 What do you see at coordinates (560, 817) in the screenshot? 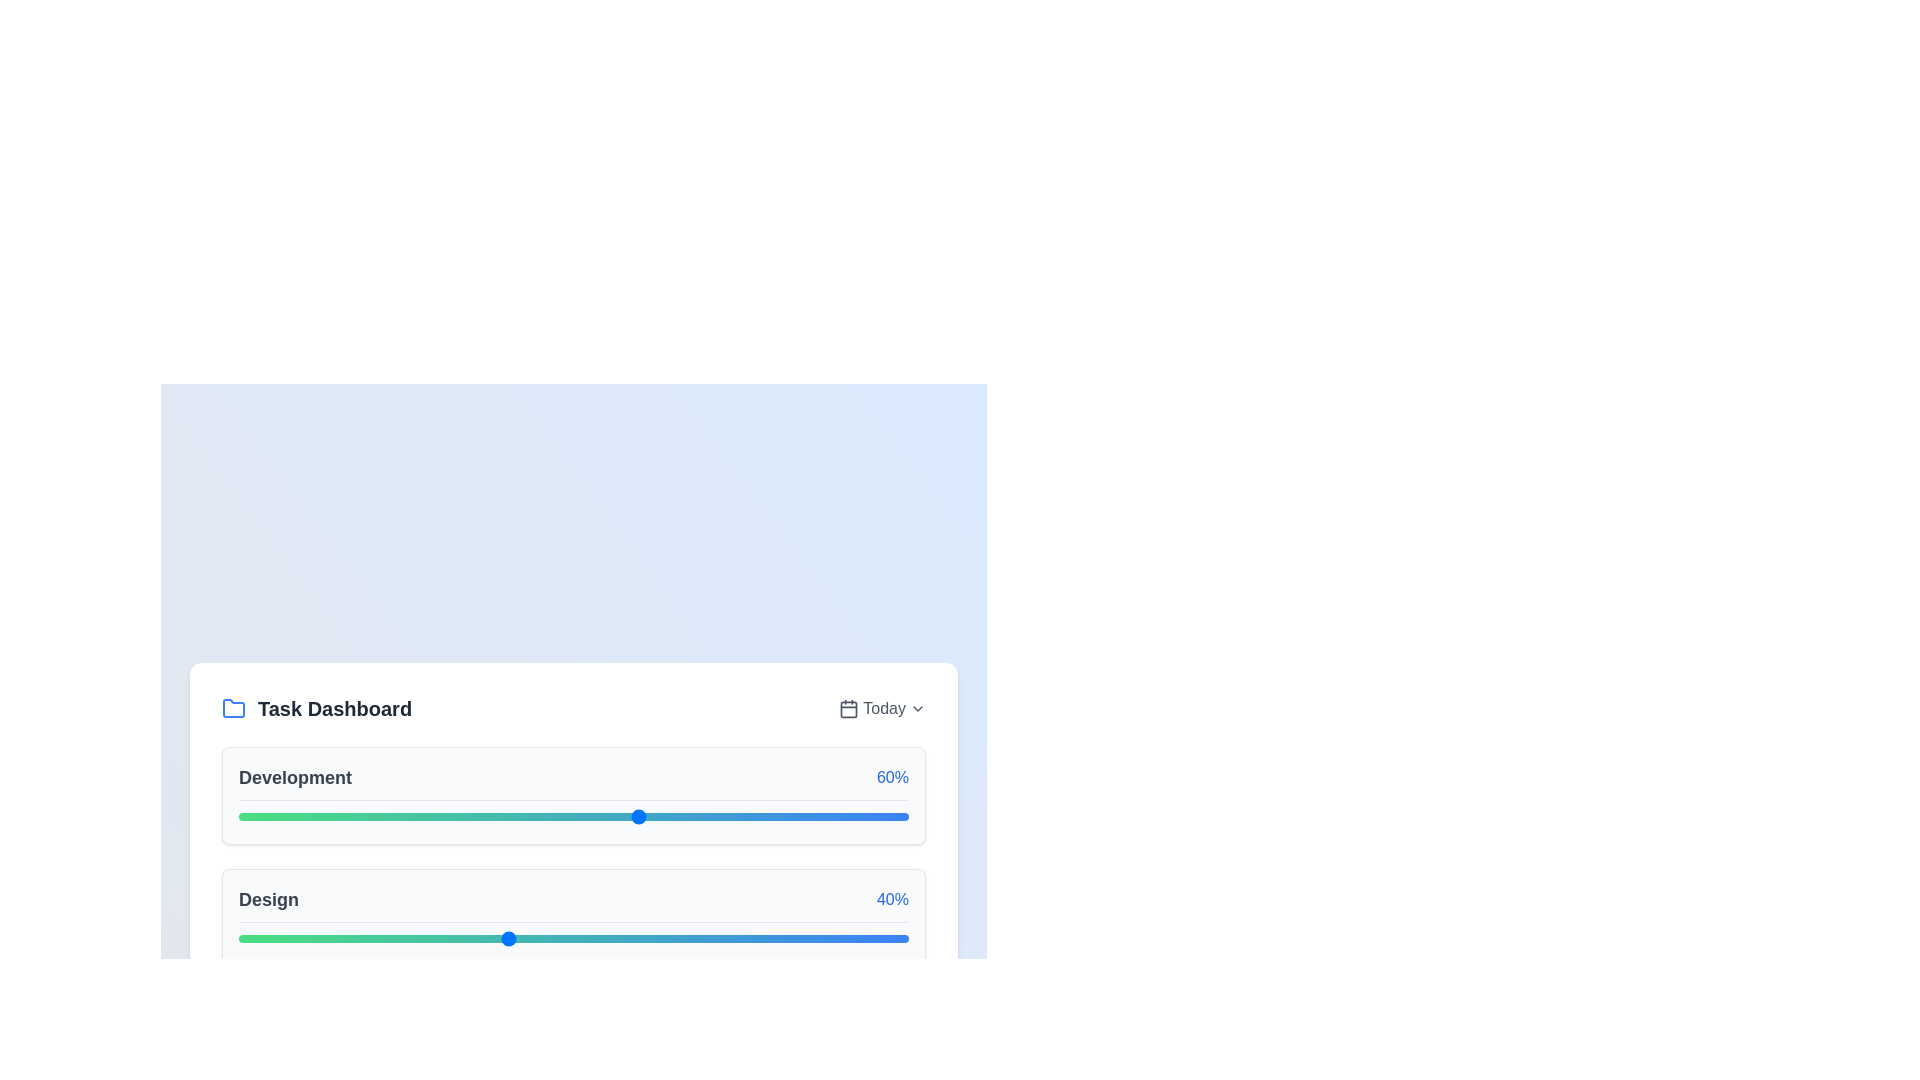
I see `the development progress` at bounding box center [560, 817].